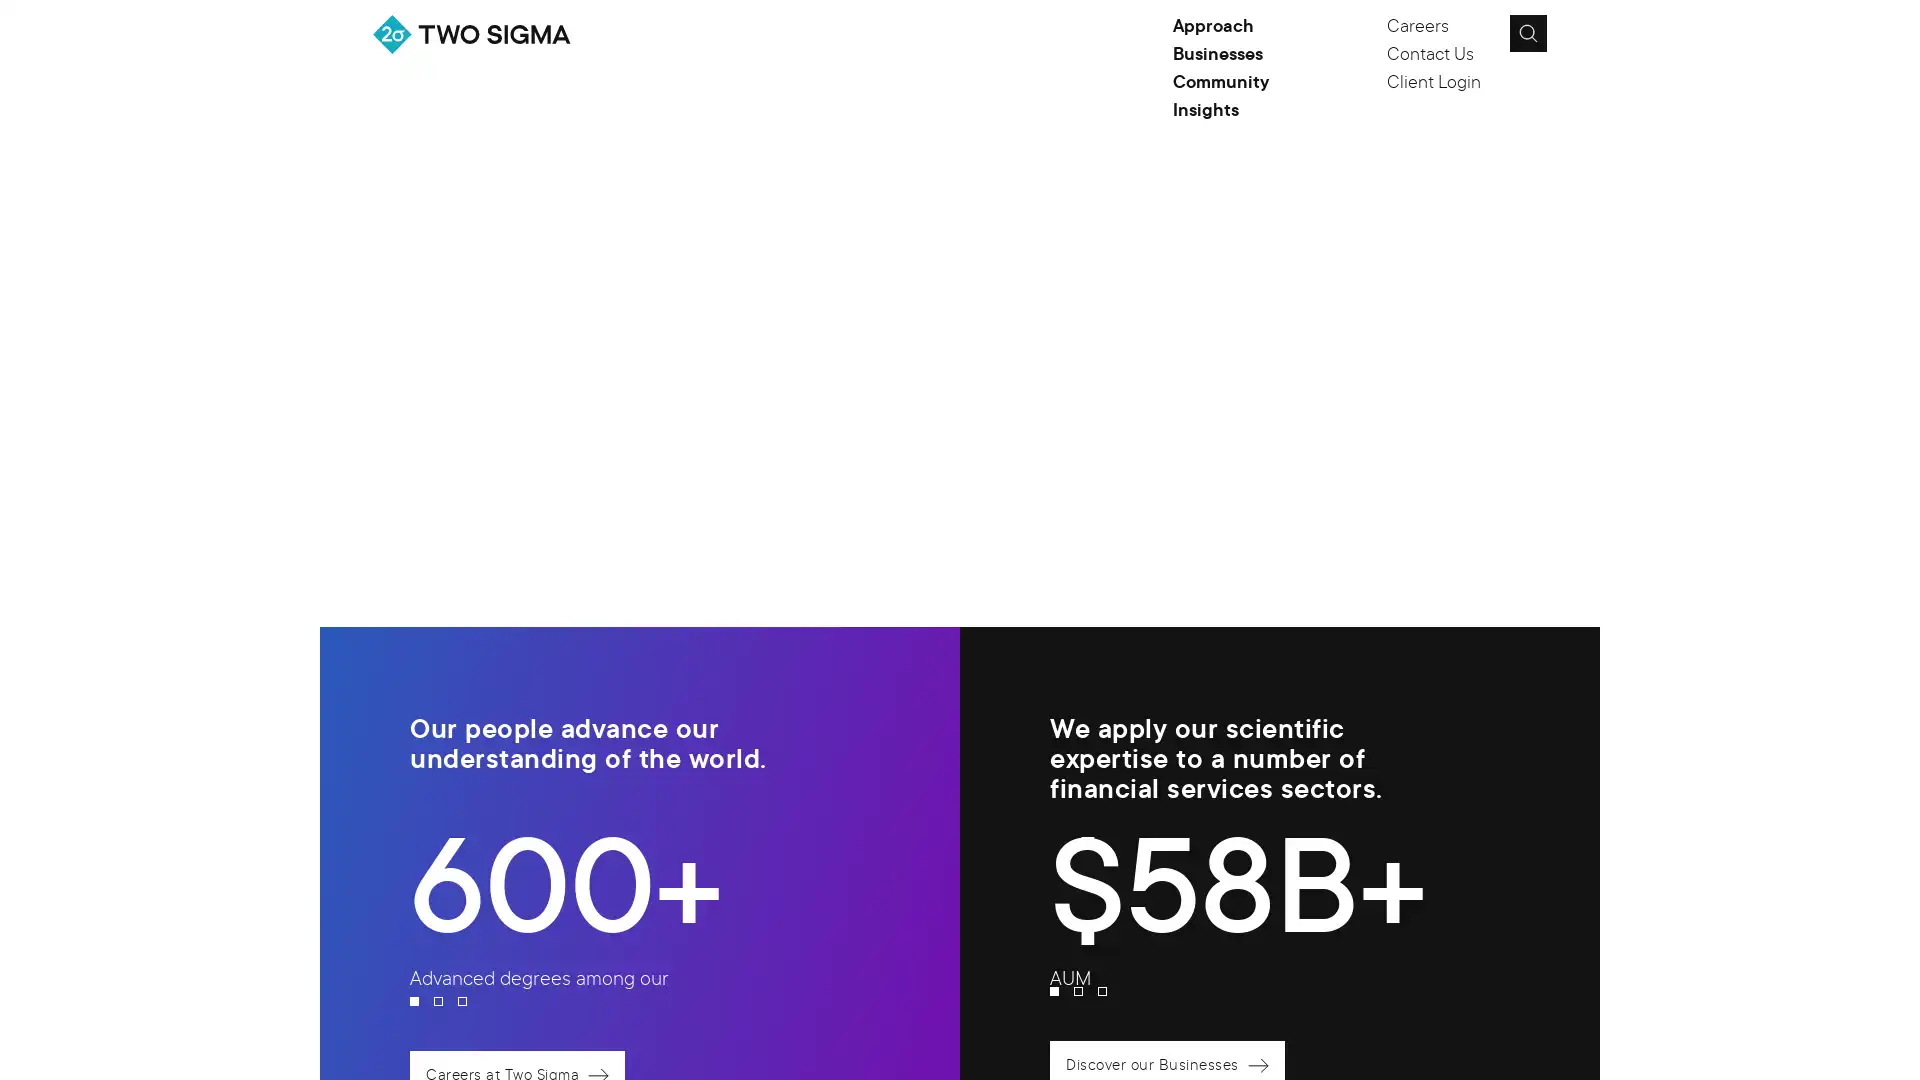  I want to click on Search, so click(1526, 33).